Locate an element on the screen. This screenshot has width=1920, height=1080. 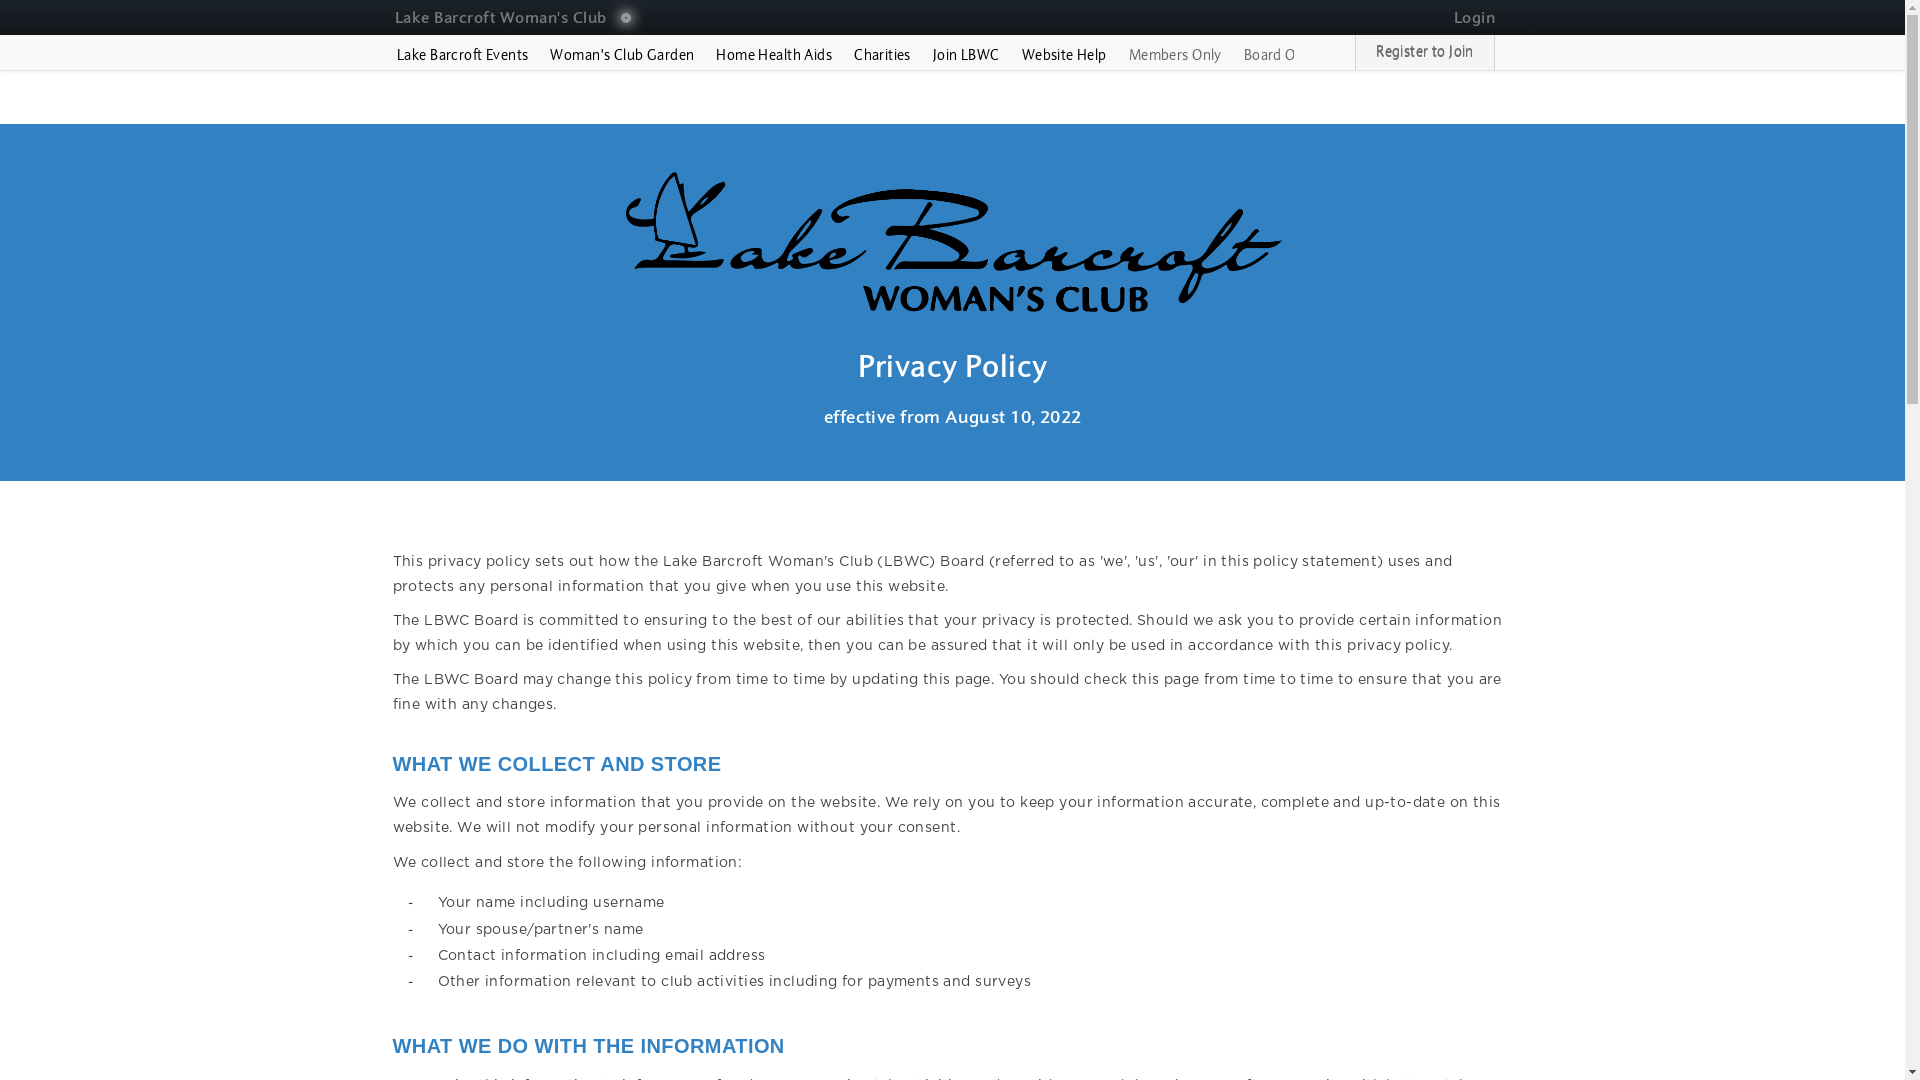
'Home Health Aids' is located at coordinates (772, 53).